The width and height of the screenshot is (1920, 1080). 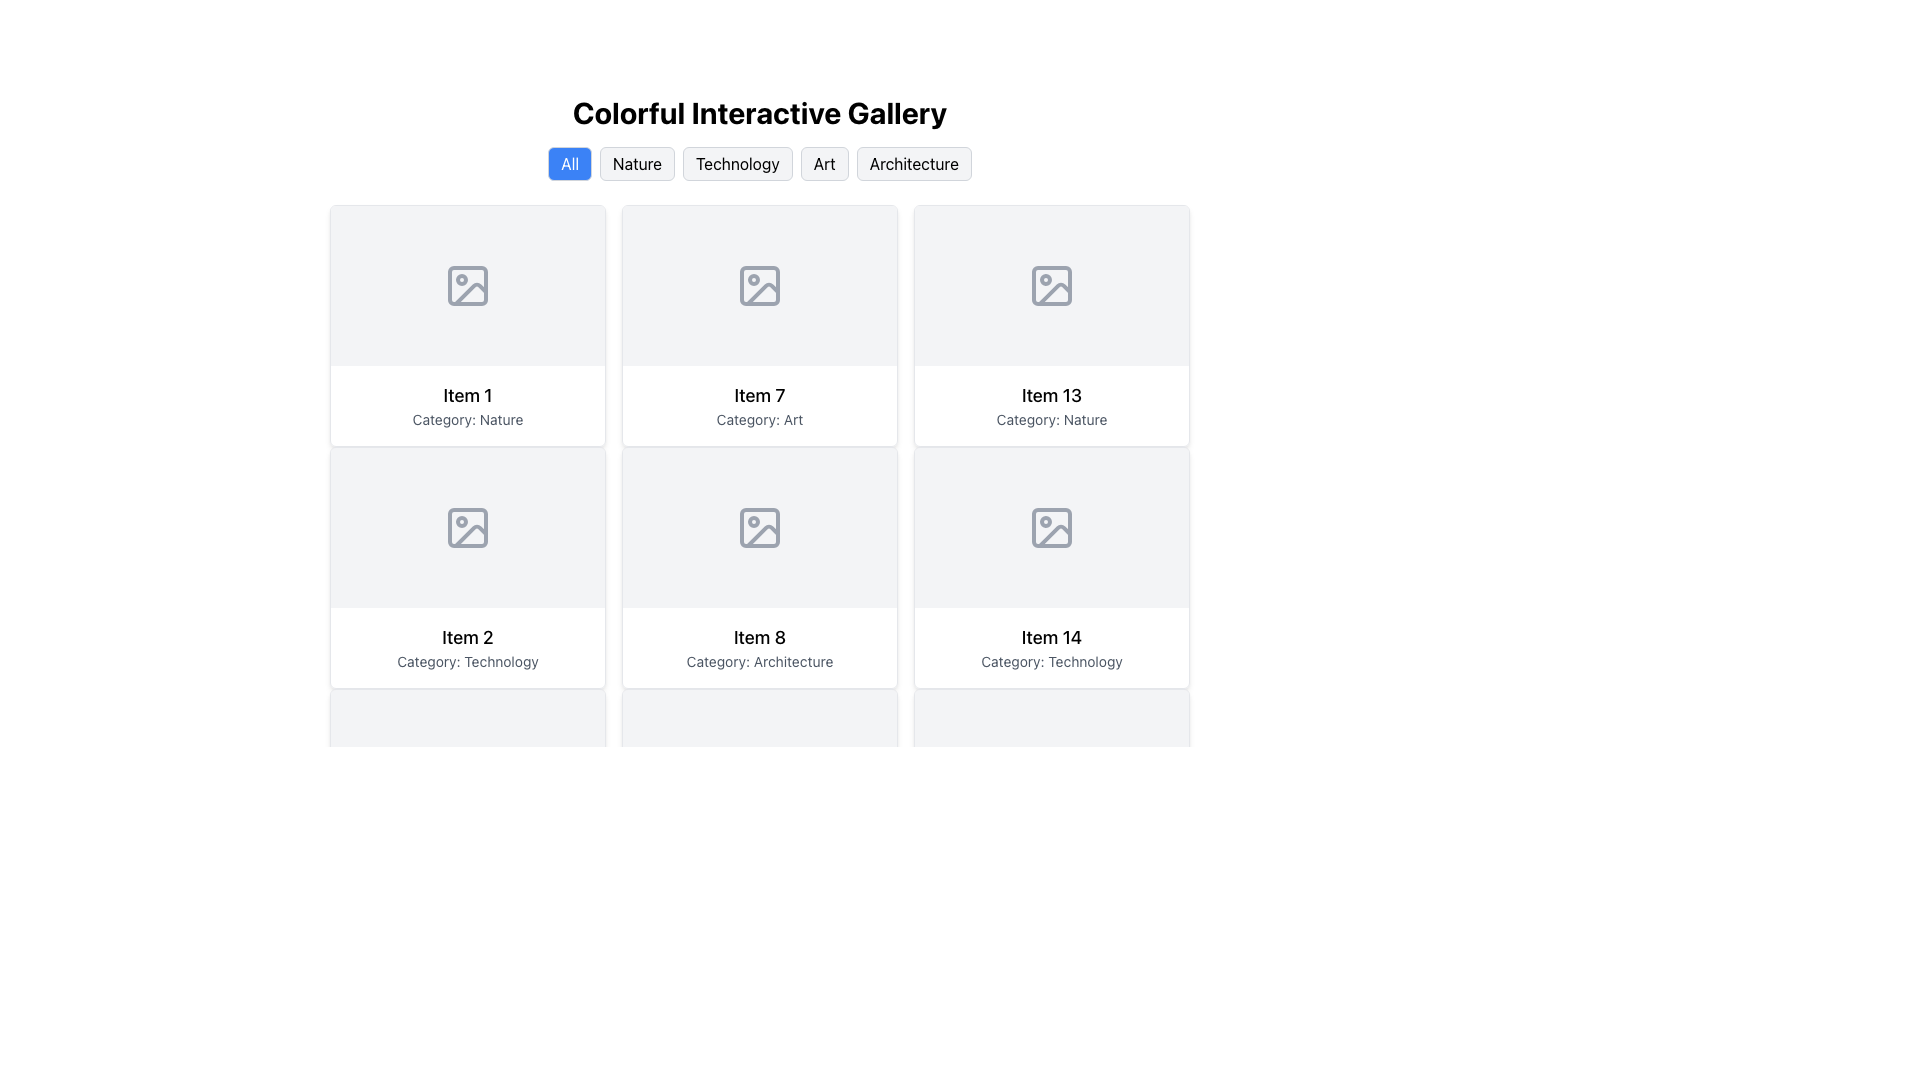 I want to click on the text label displaying 'Category: Architecture' located beneath the heading 'Item 8' within the third card of the second row in the grid-style gallery interface, so click(x=758, y=662).